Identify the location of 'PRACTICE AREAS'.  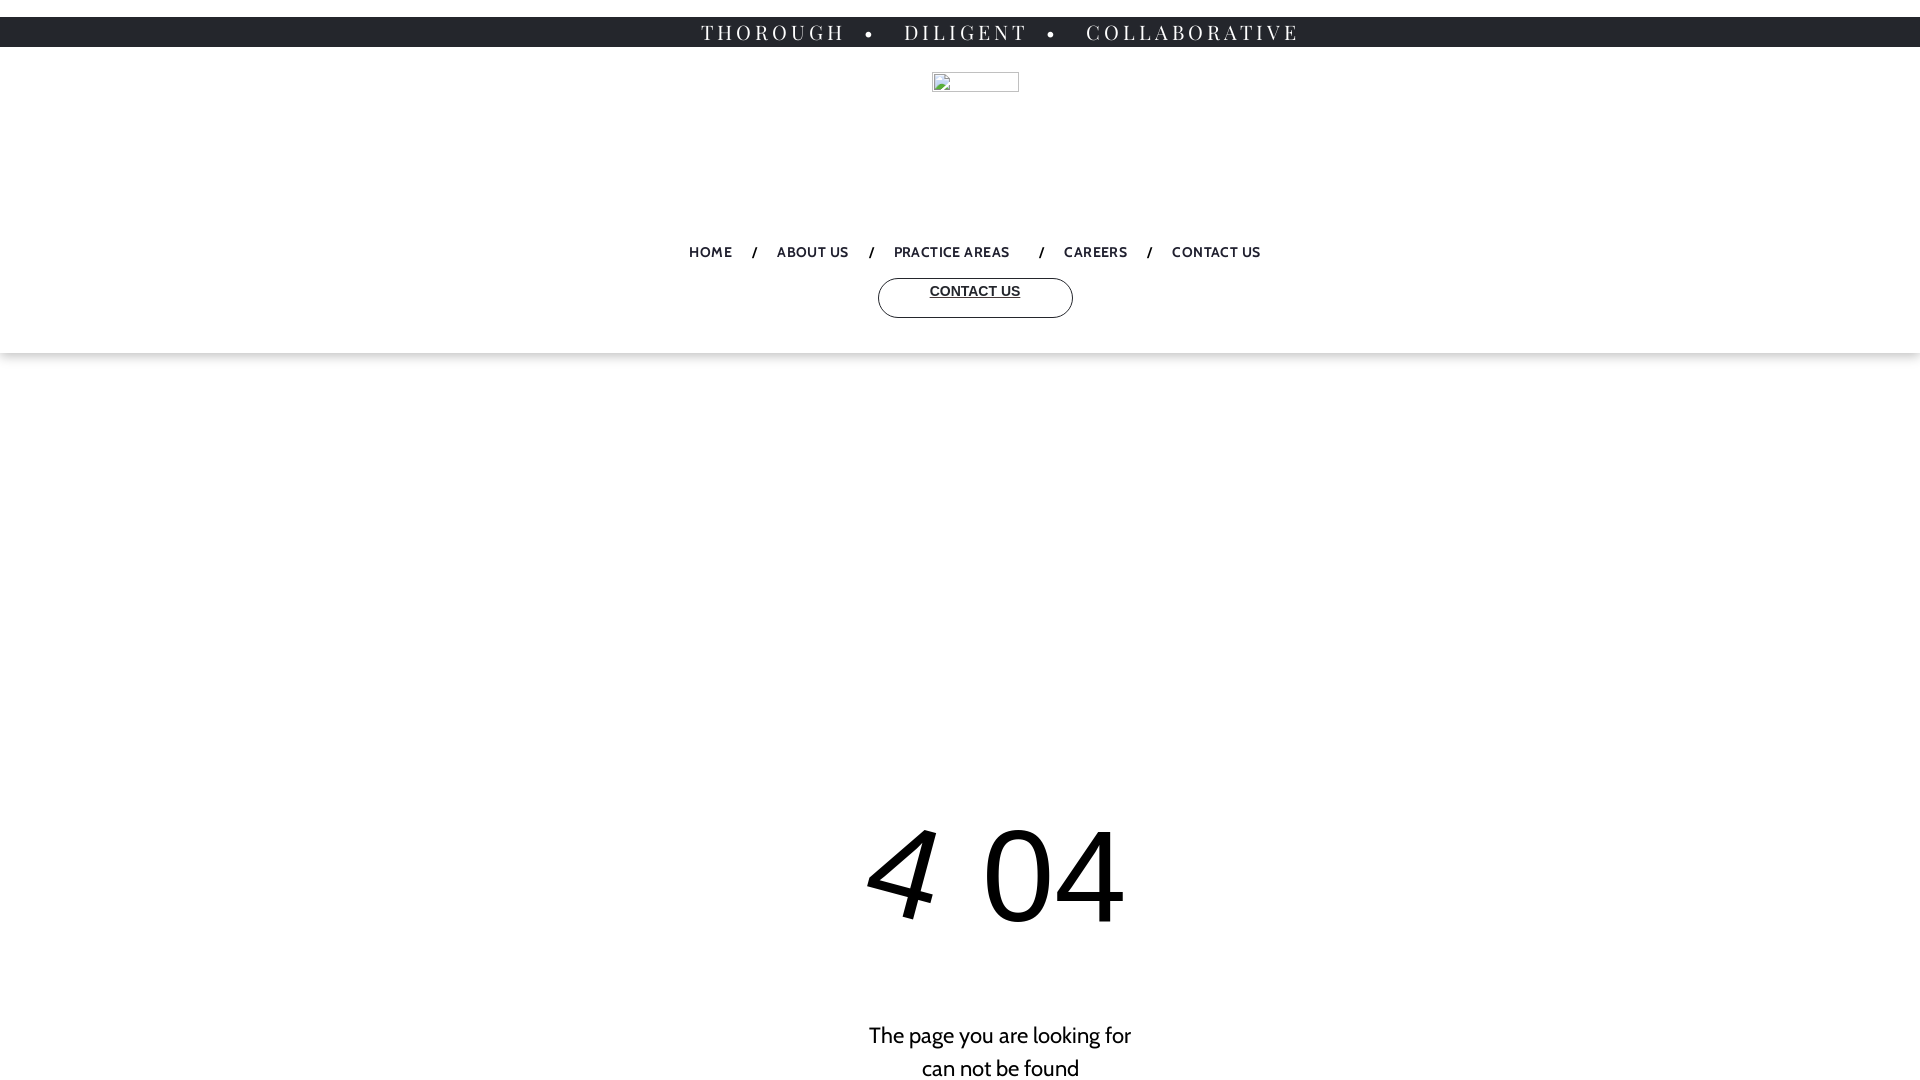
(955, 251).